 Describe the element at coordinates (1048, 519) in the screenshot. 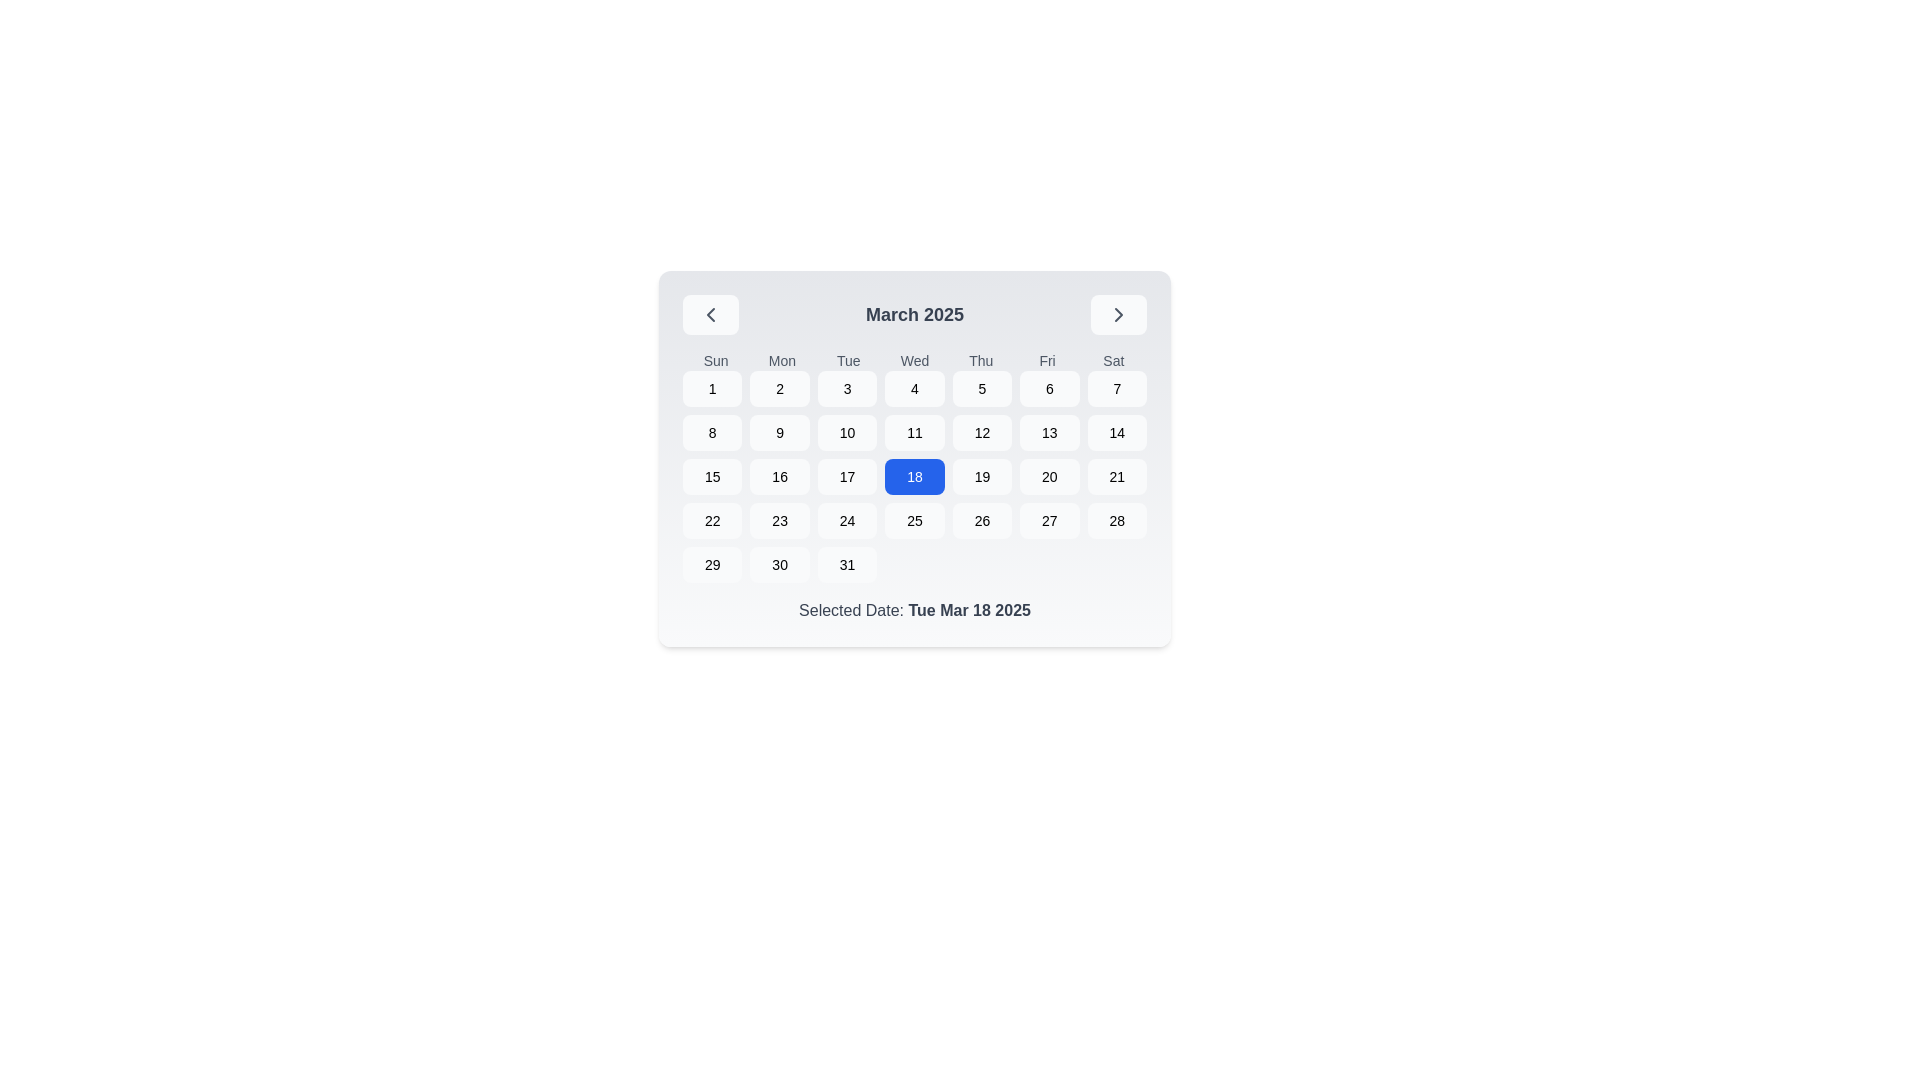

I see `the day selector button for the 27th day in the March 2025 calendar grid` at that location.